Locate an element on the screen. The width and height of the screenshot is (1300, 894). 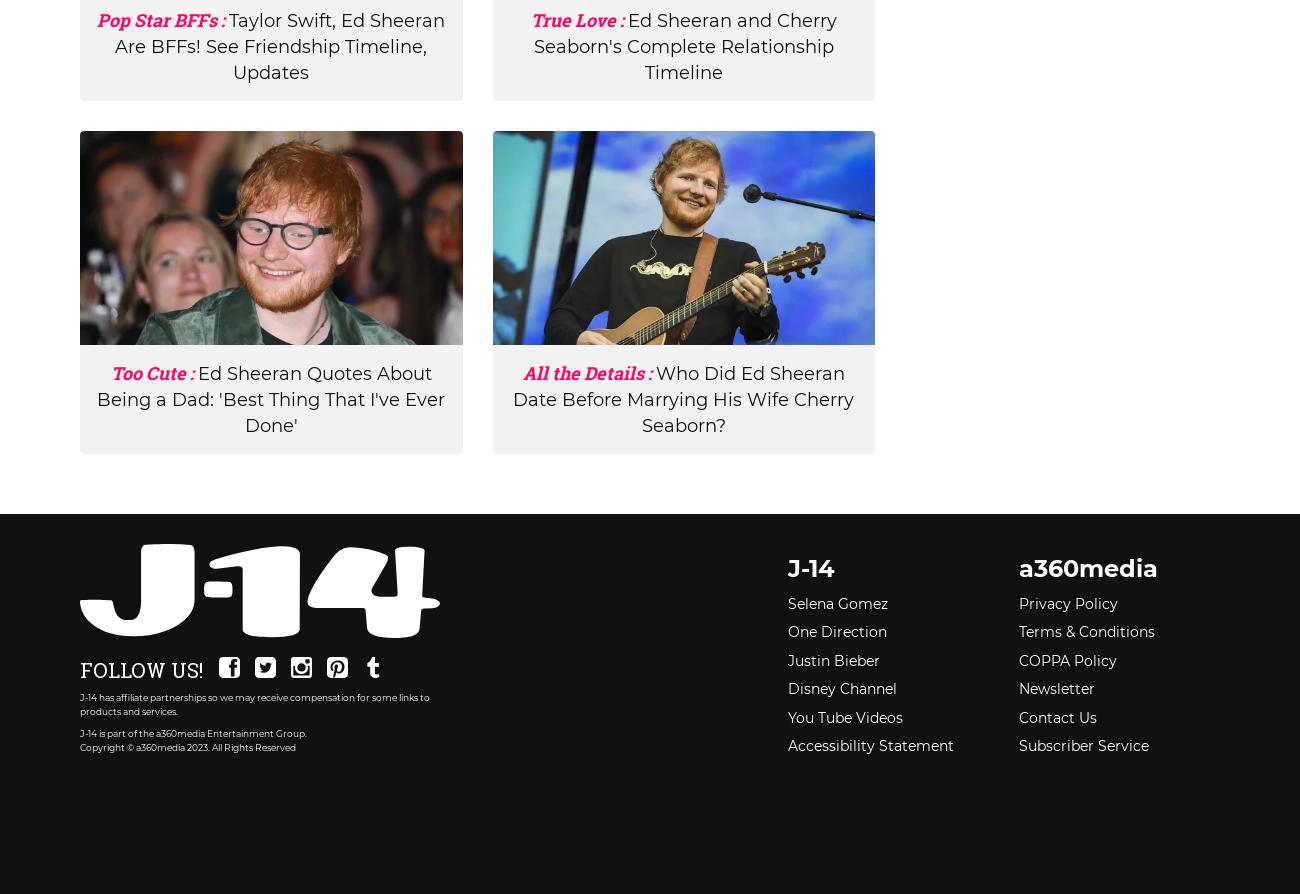
'Justin Bieber' is located at coordinates (833, 660).